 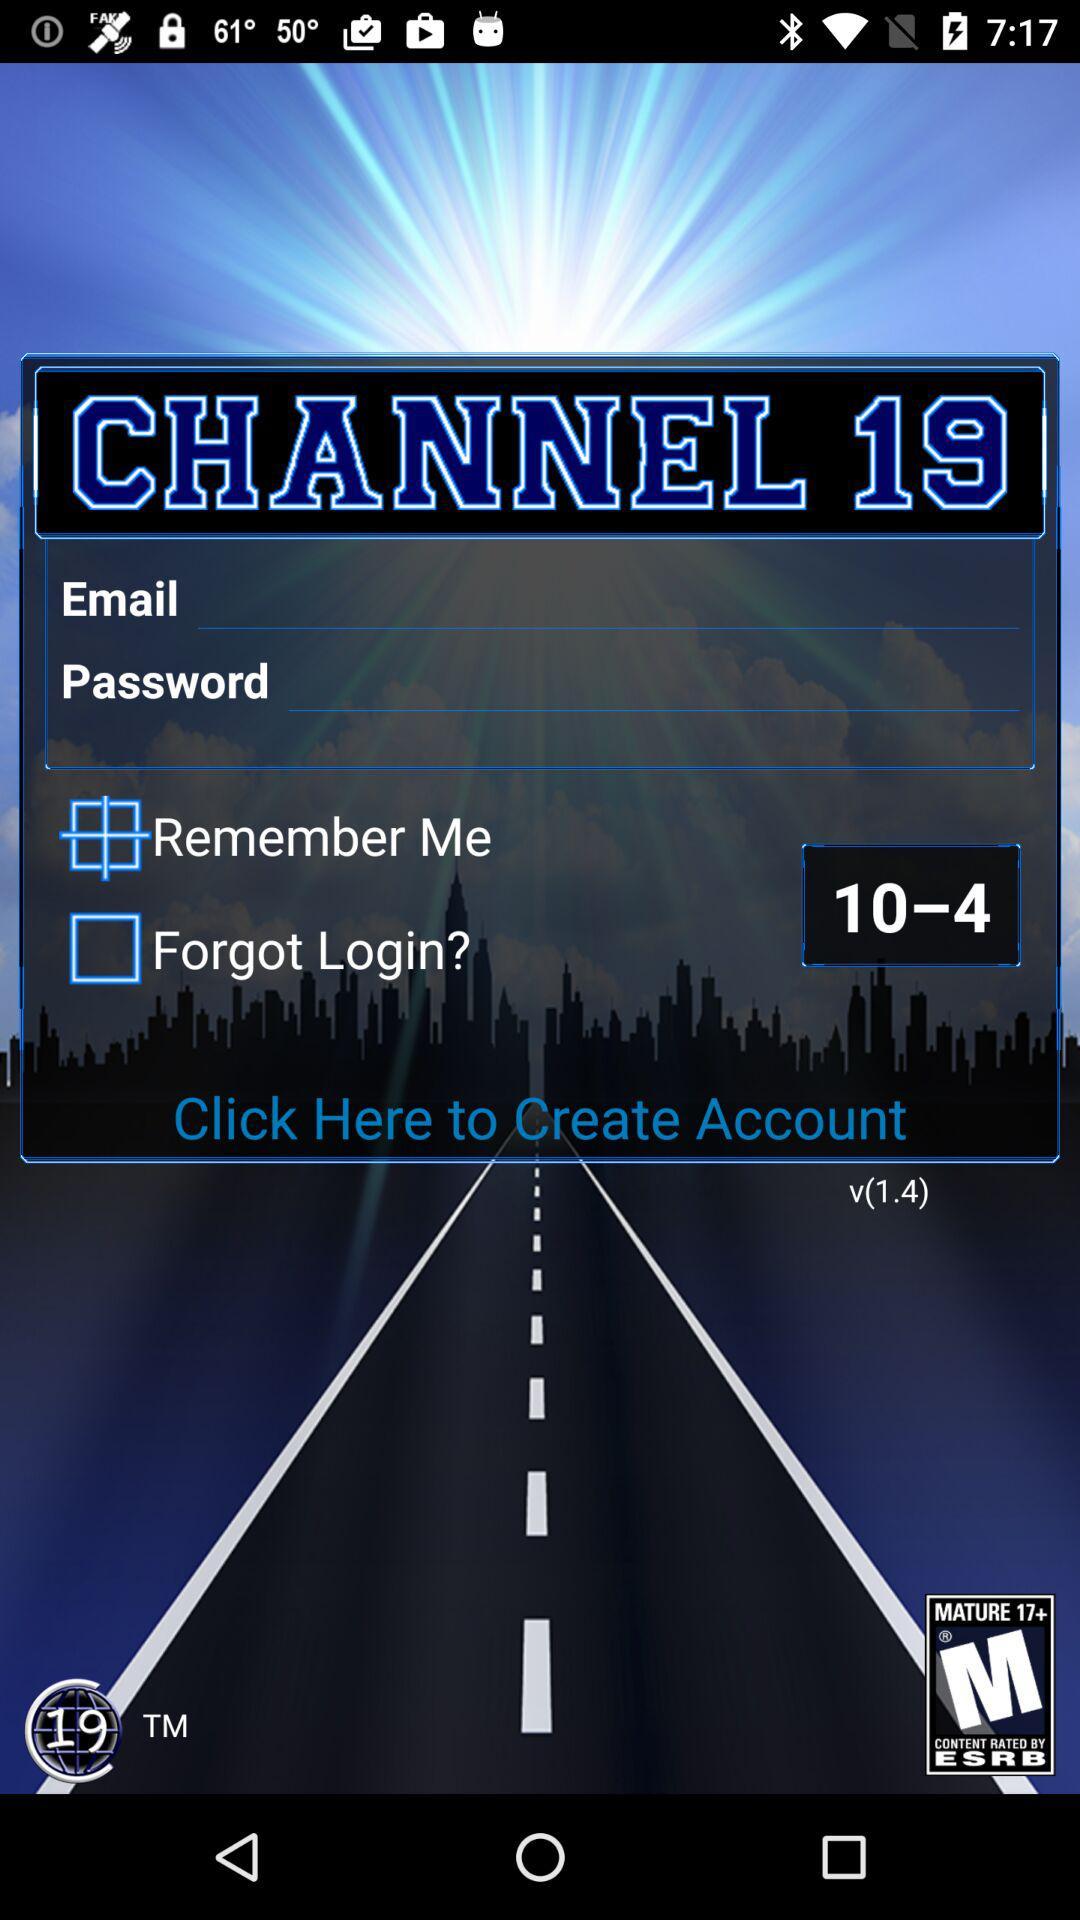 What do you see at coordinates (264, 947) in the screenshot?
I see `checkbox below the remember me icon` at bounding box center [264, 947].